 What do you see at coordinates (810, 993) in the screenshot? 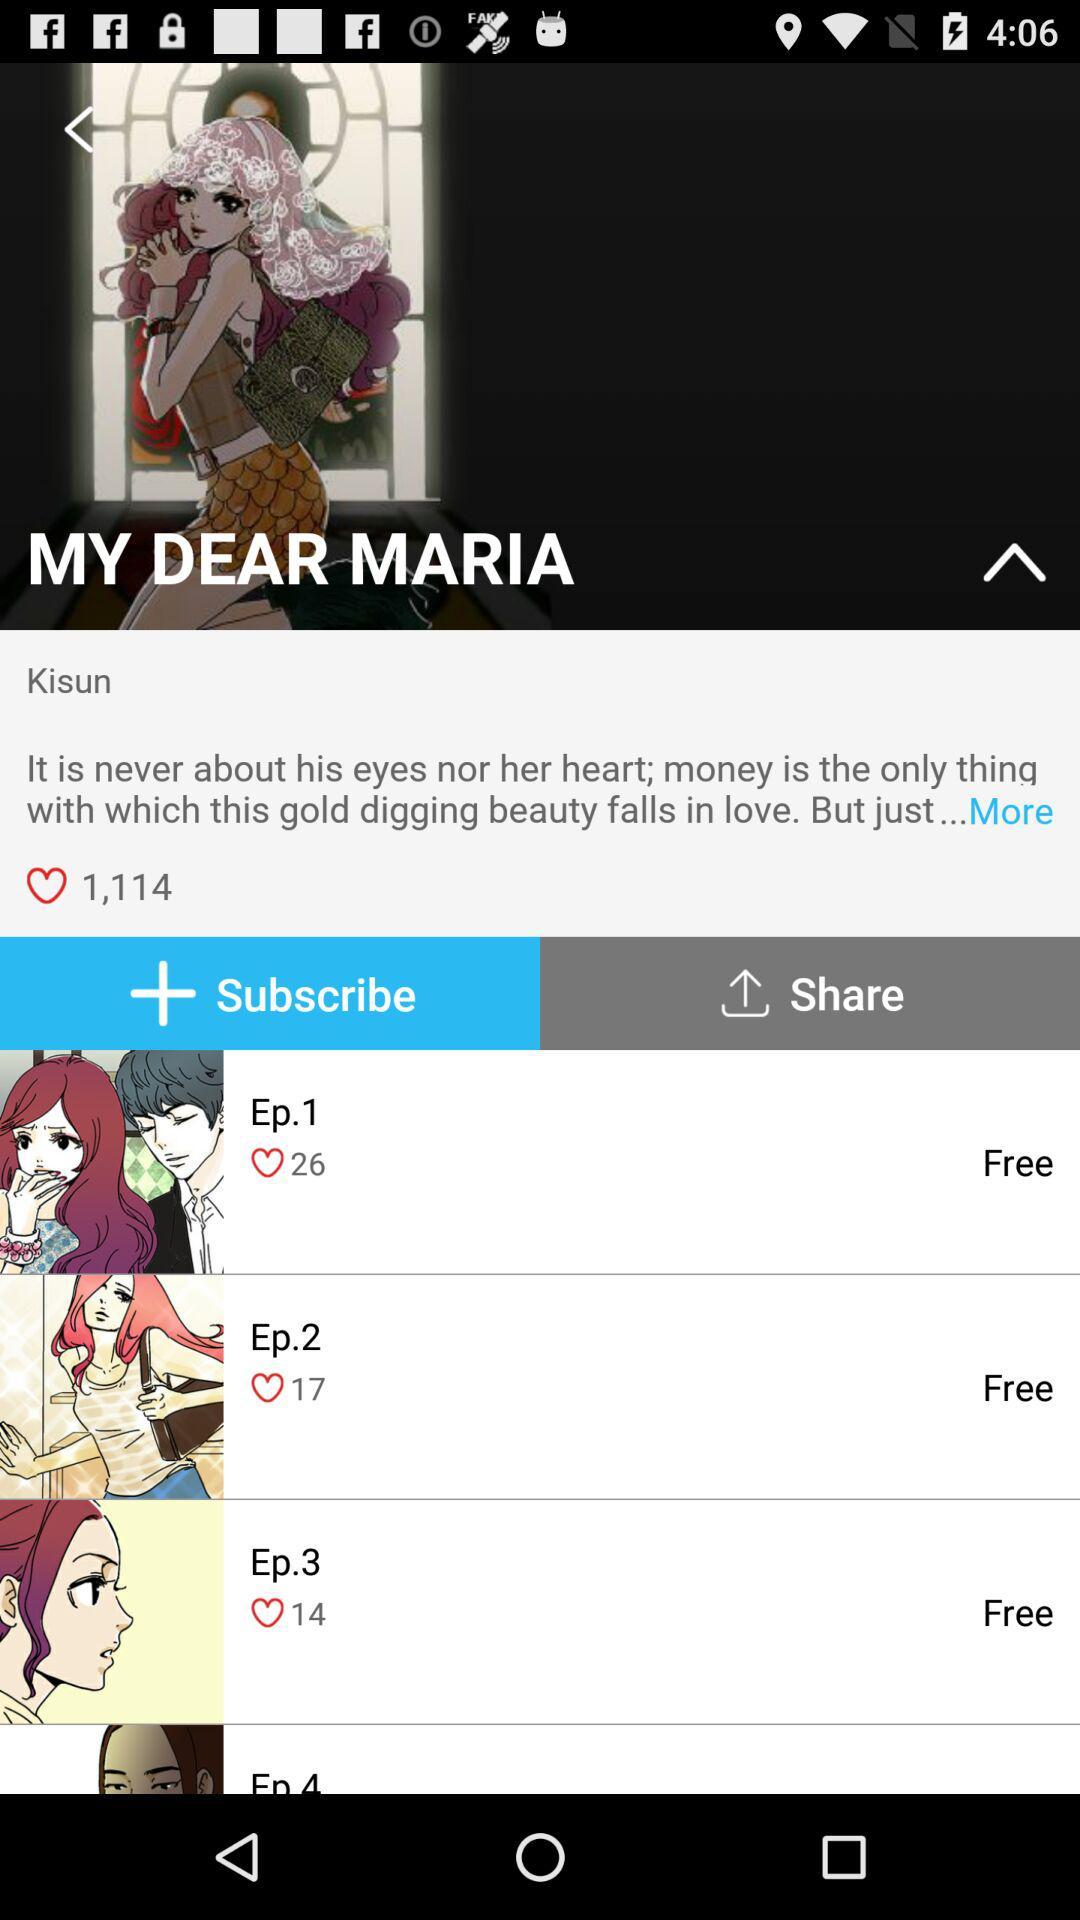
I see `icon below it is never item` at bounding box center [810, 993].